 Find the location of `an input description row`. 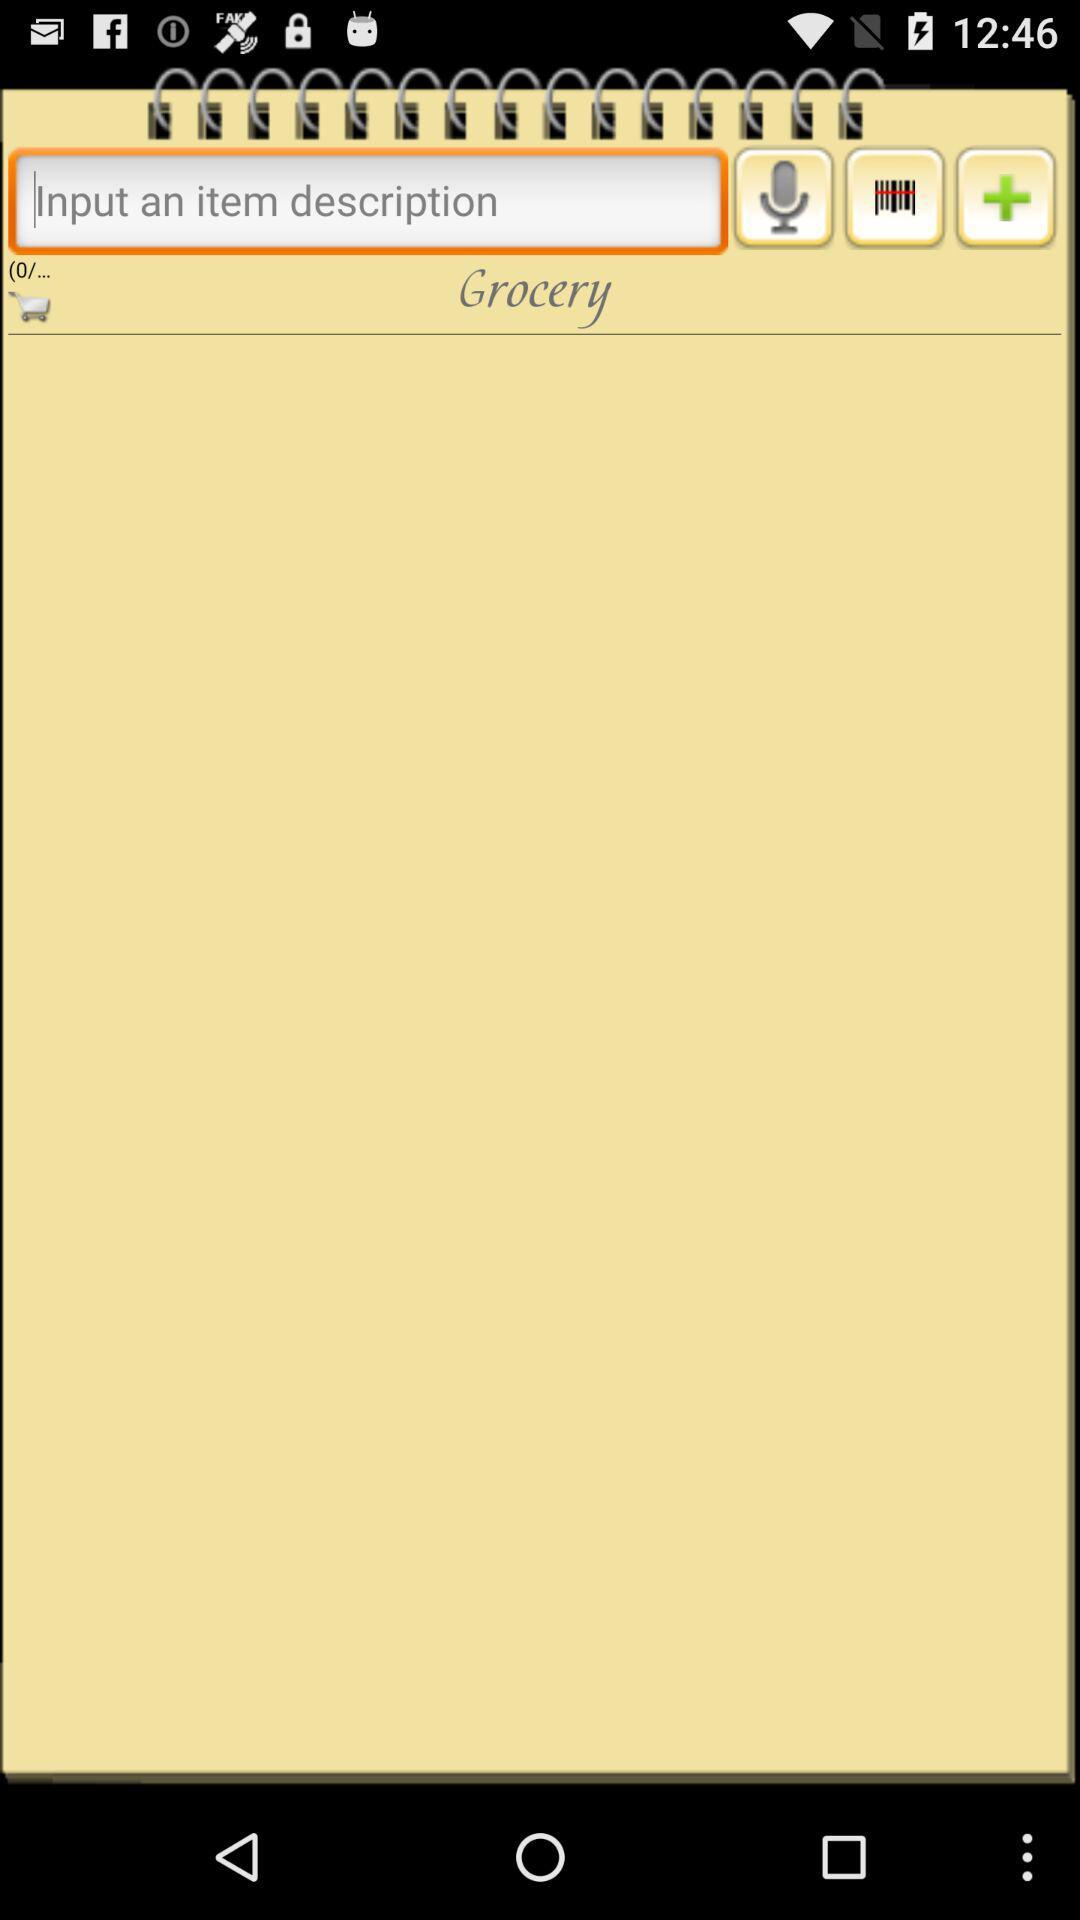

an input description row is located at coordinates (1005, 197).